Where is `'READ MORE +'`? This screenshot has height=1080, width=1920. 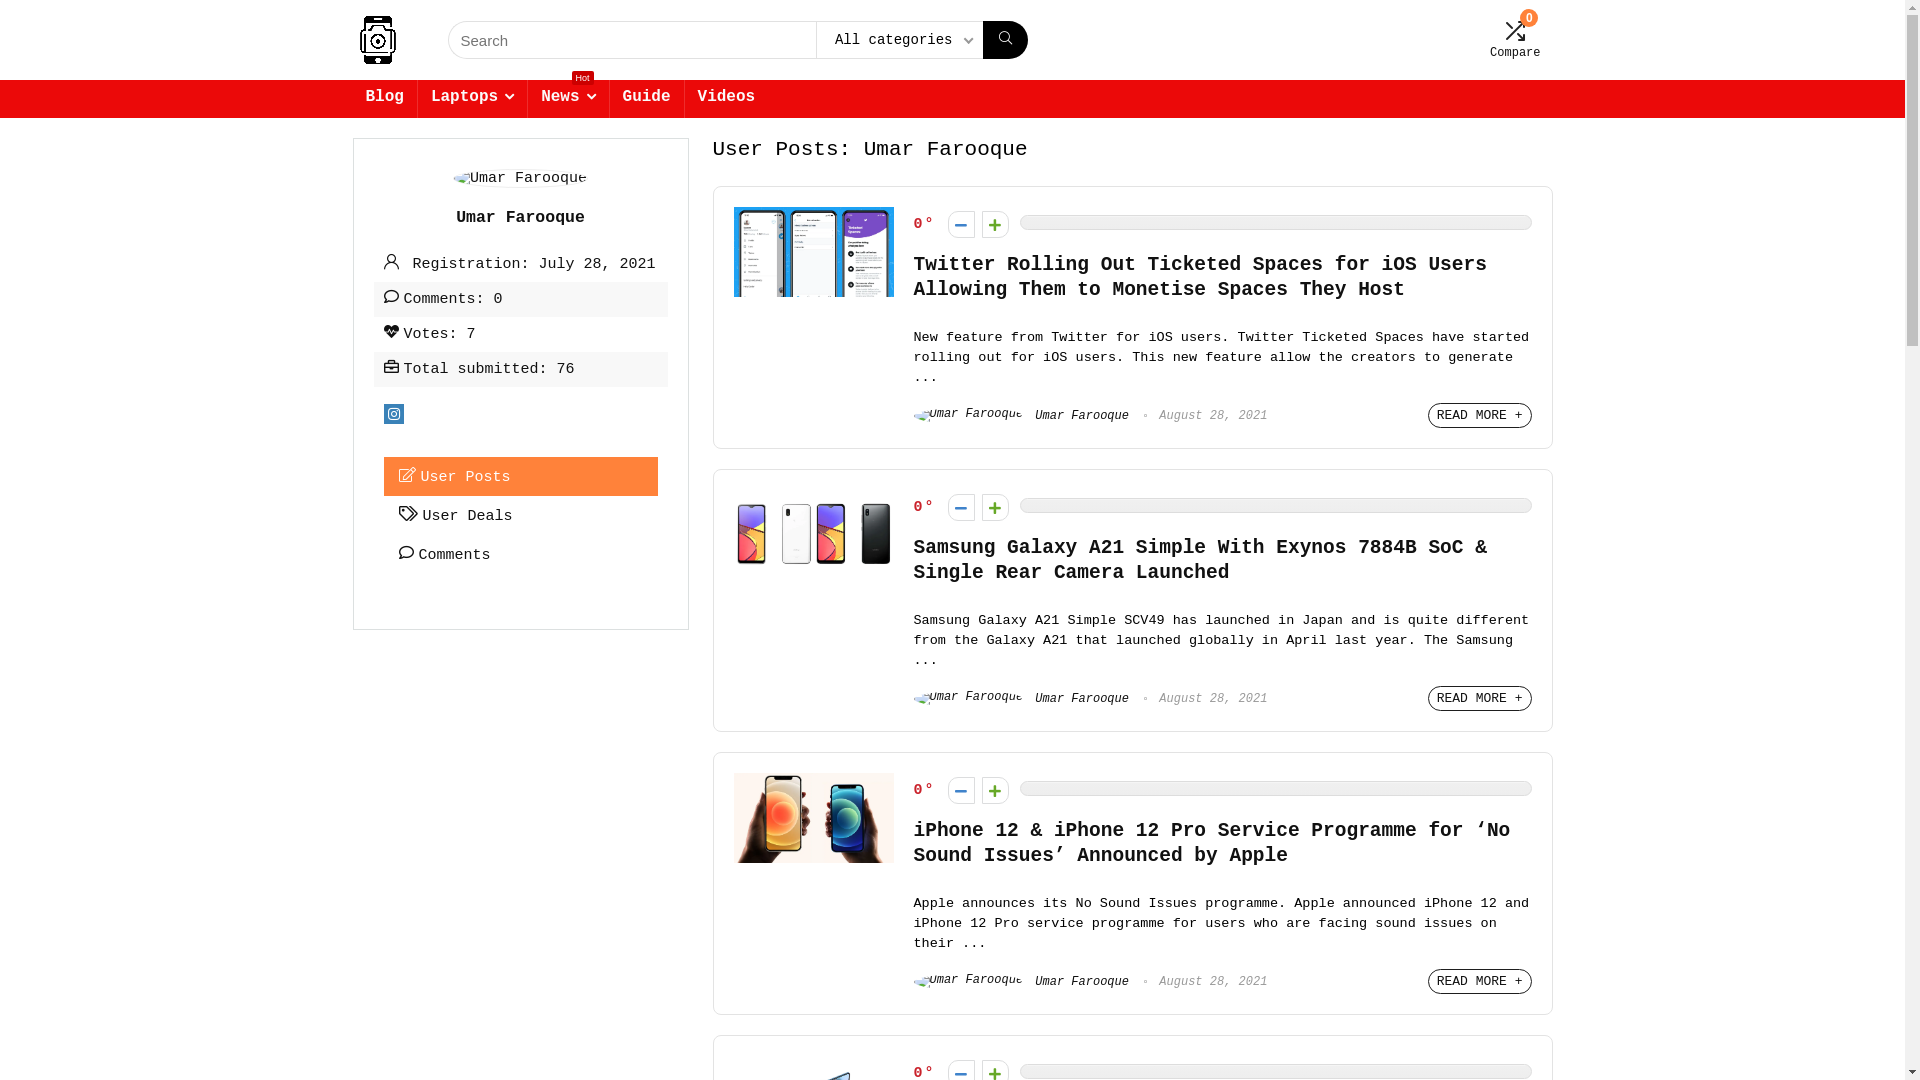 'READ MORE +' is located at coordinates (1479, 414).